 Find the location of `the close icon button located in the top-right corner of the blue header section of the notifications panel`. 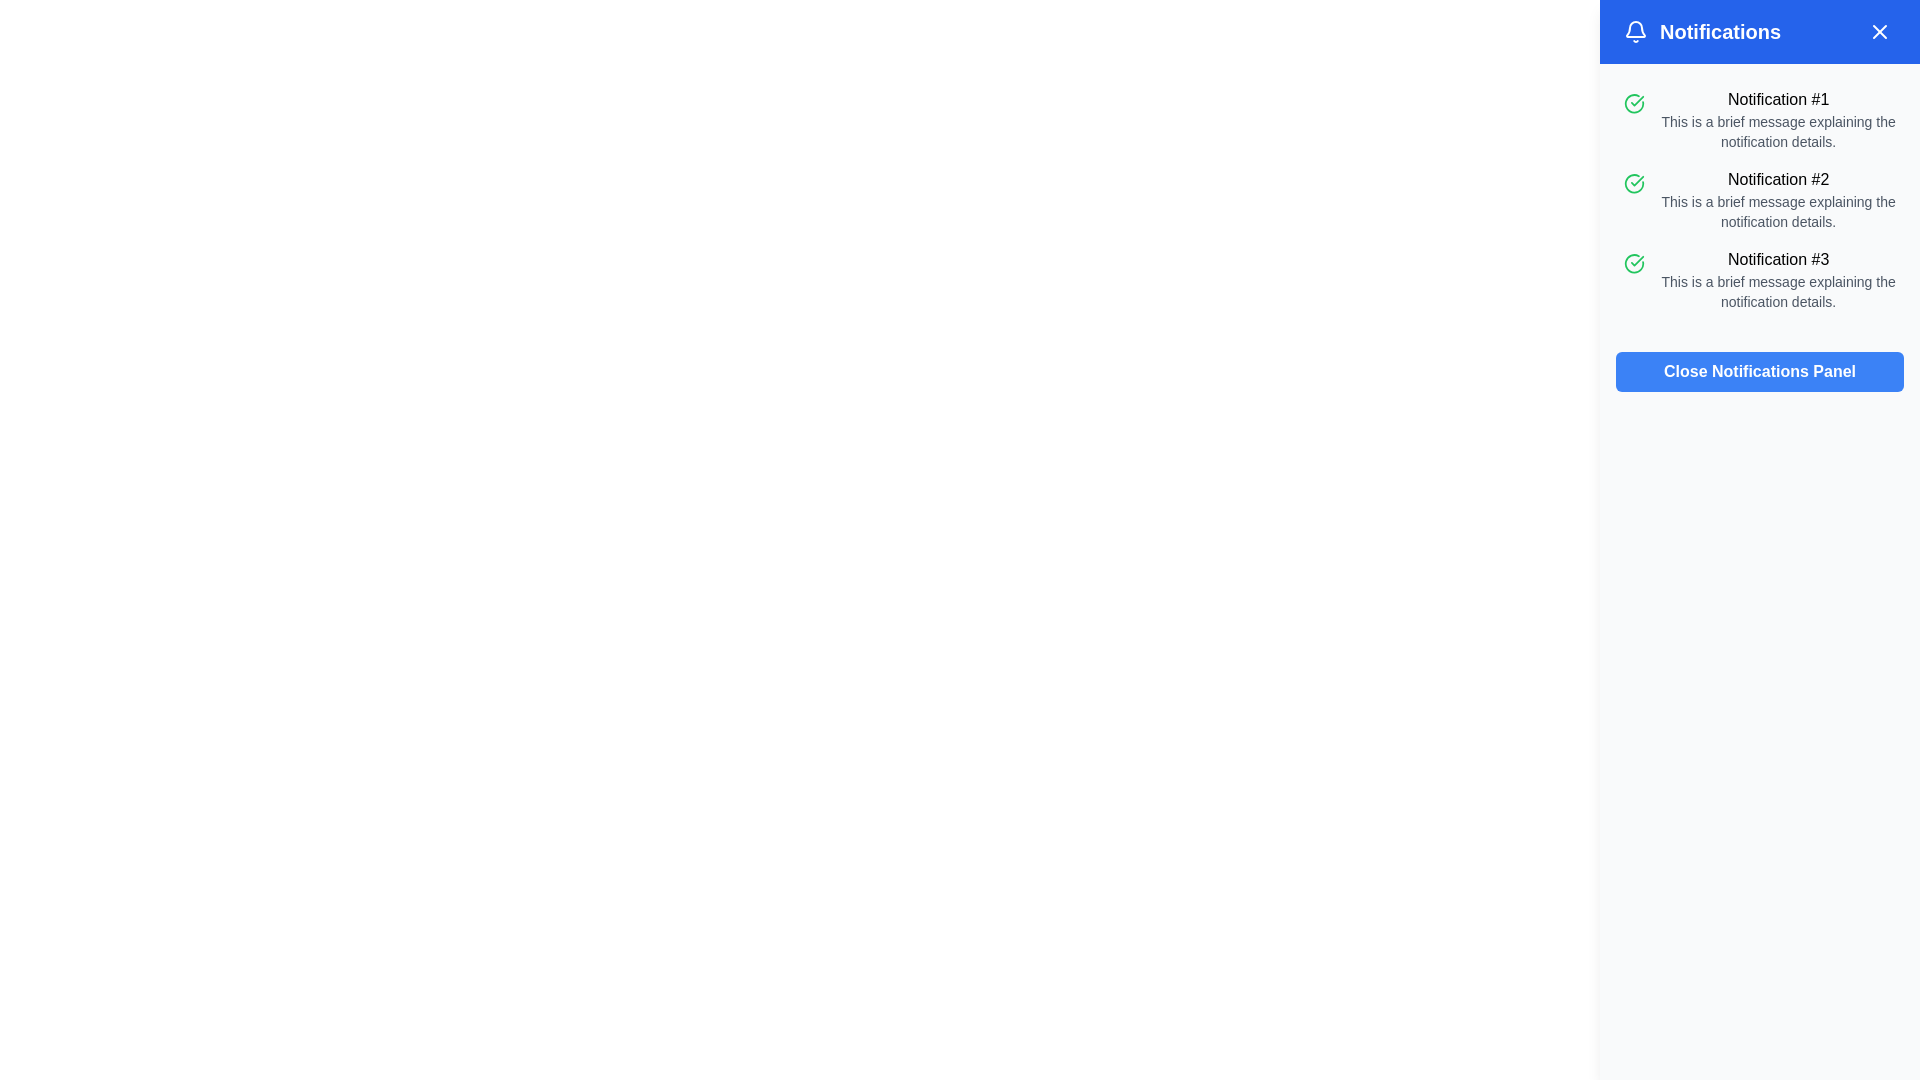

the close icon button located in the top-right corner of the blue header section of the notifications panel is located at coordinates (1879, 31).